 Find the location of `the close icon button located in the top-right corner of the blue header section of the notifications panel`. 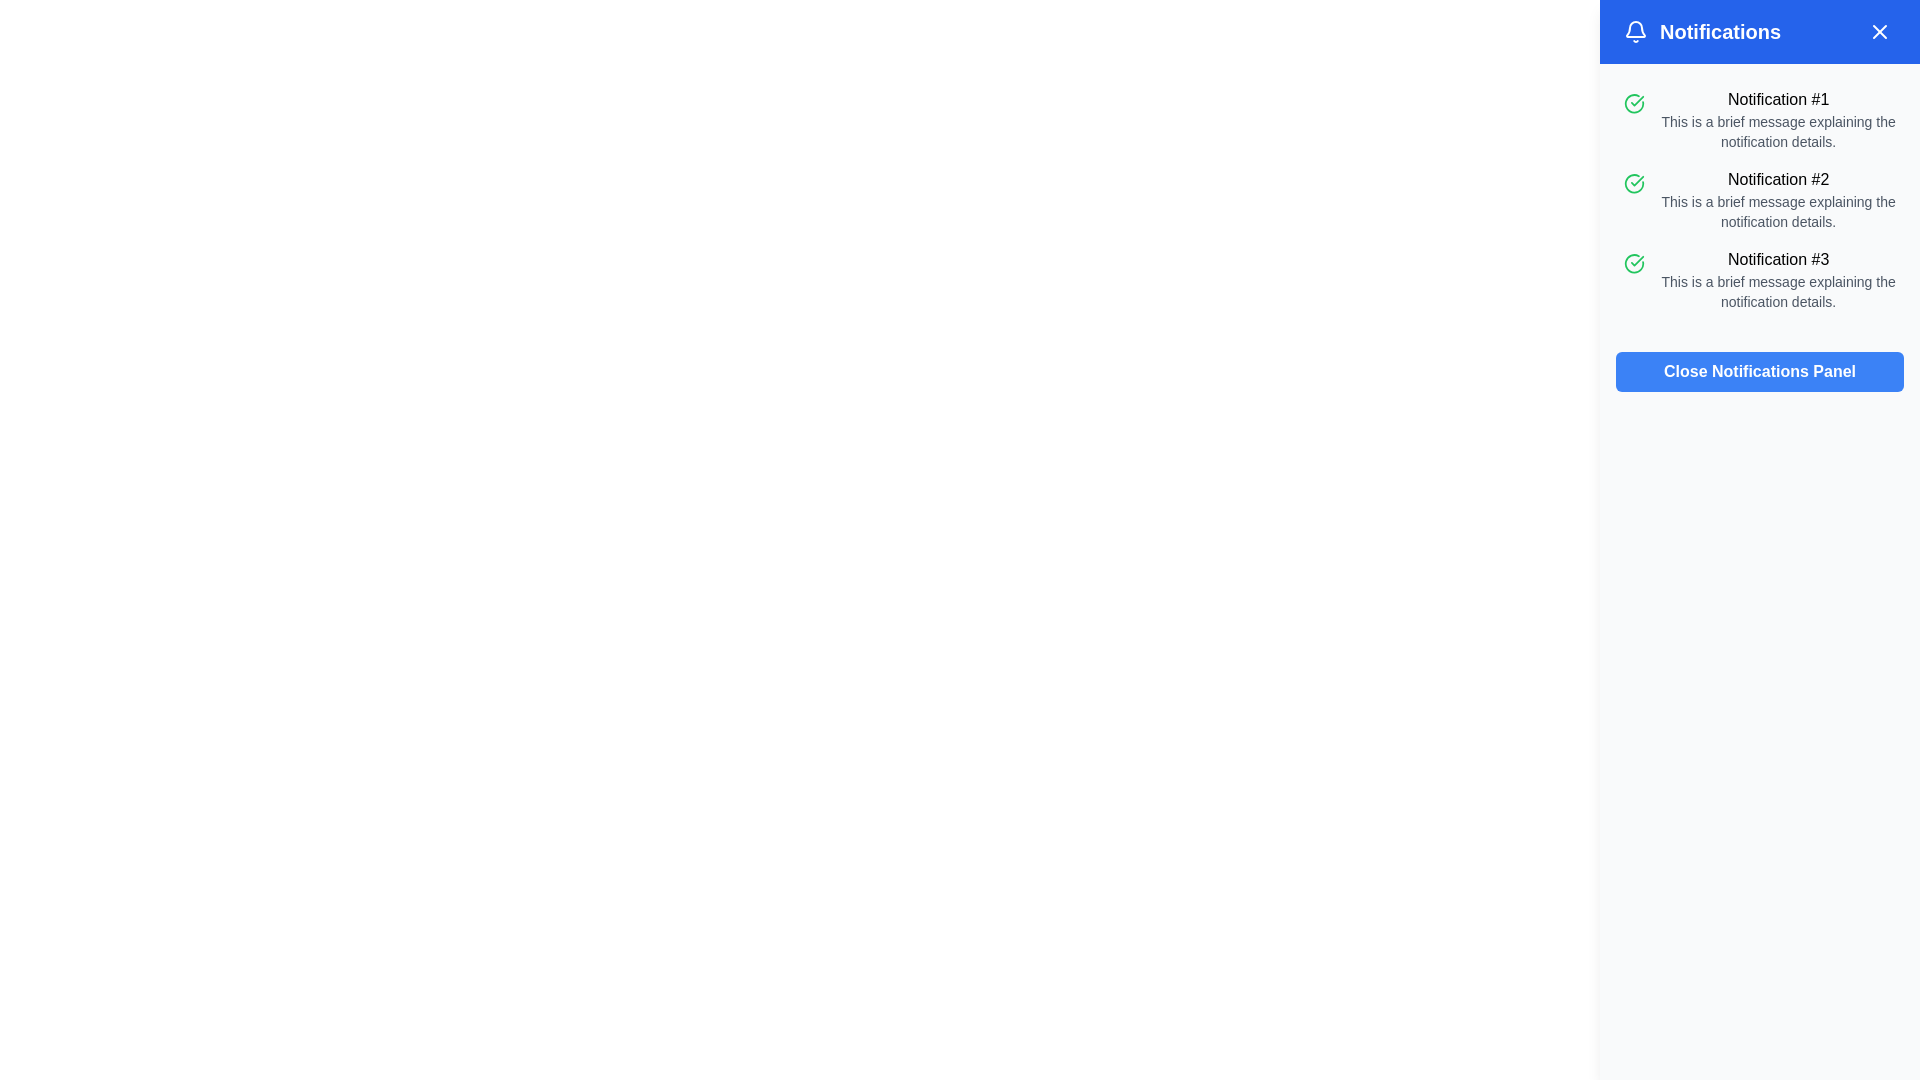

the close icon button located in the top-right corner of the blue header section of the notifications panel is located at coordinates (1879, 31).